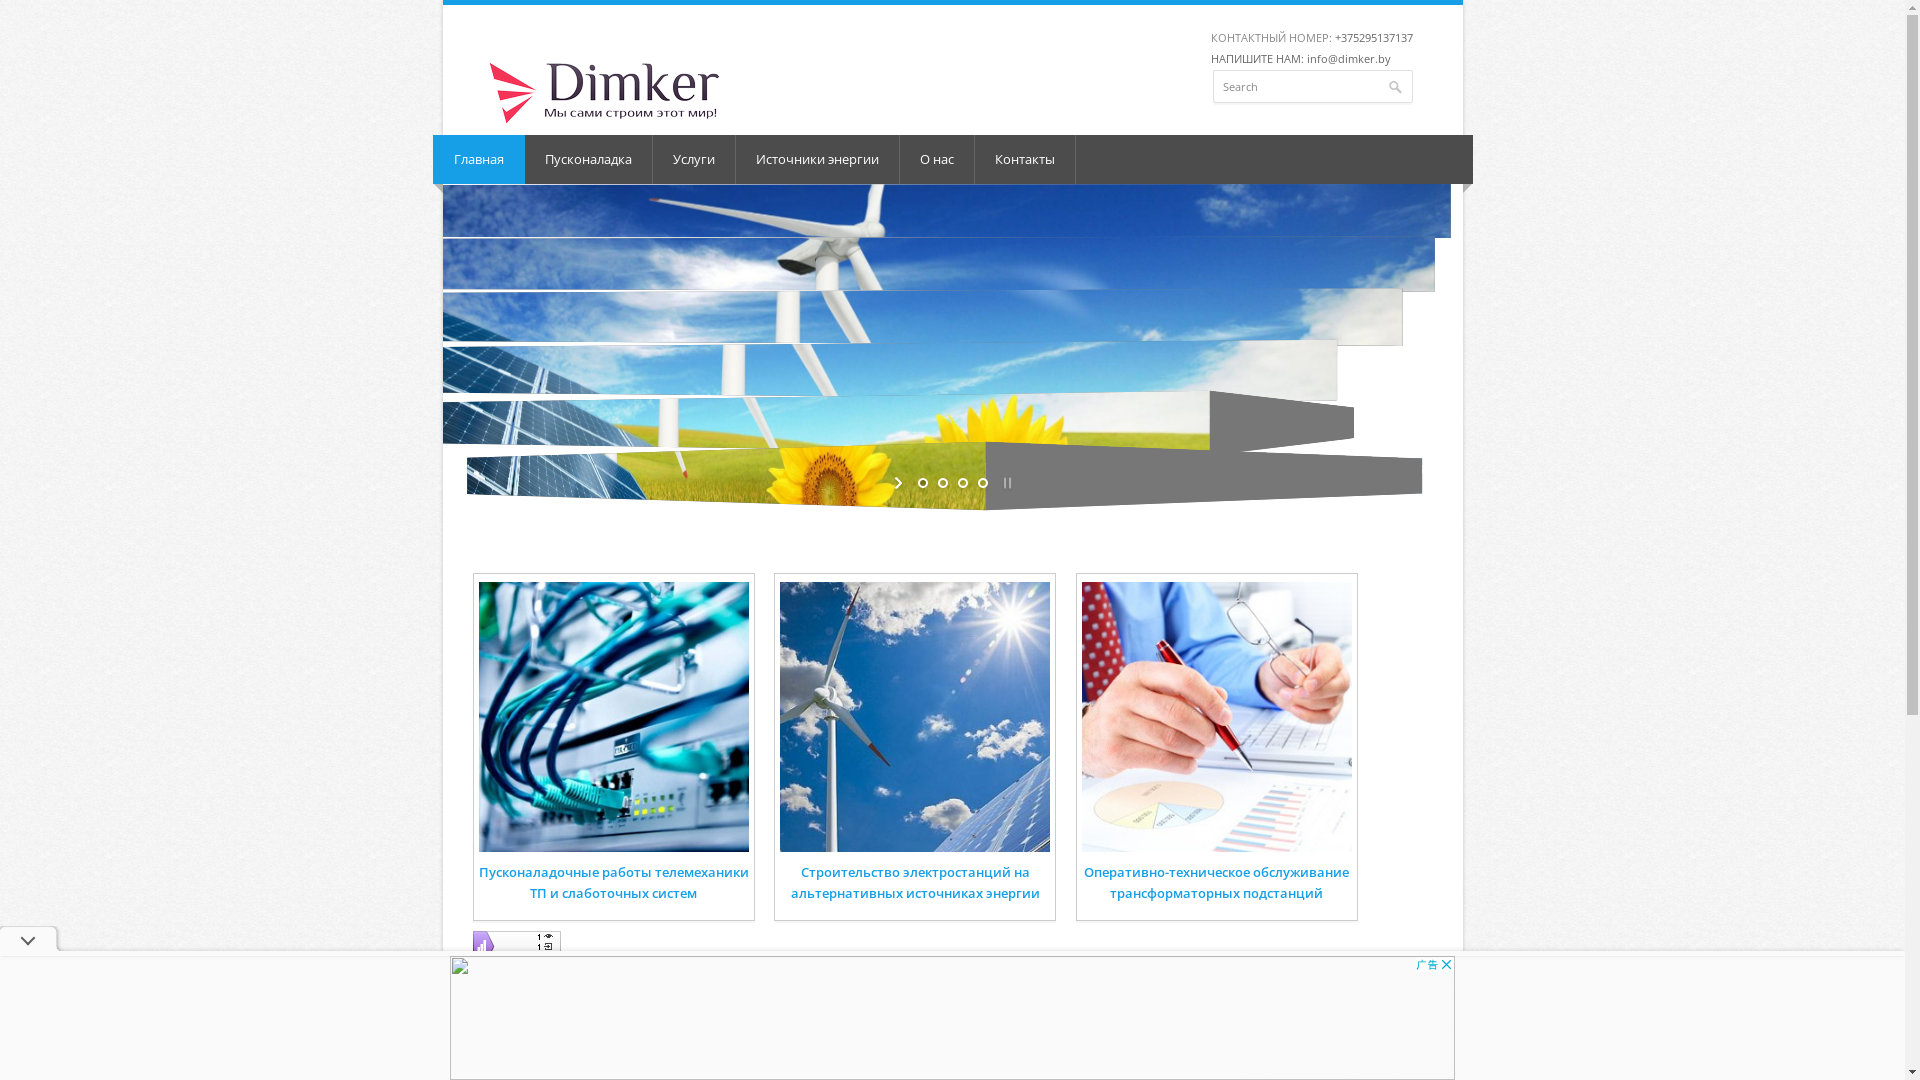 The width and height of the screenshot is (1920, 1080). What do you see at coordinates (1371, 37) in the screenshot?
I see `'+375295137137'` at bounding box center [1371, 37].